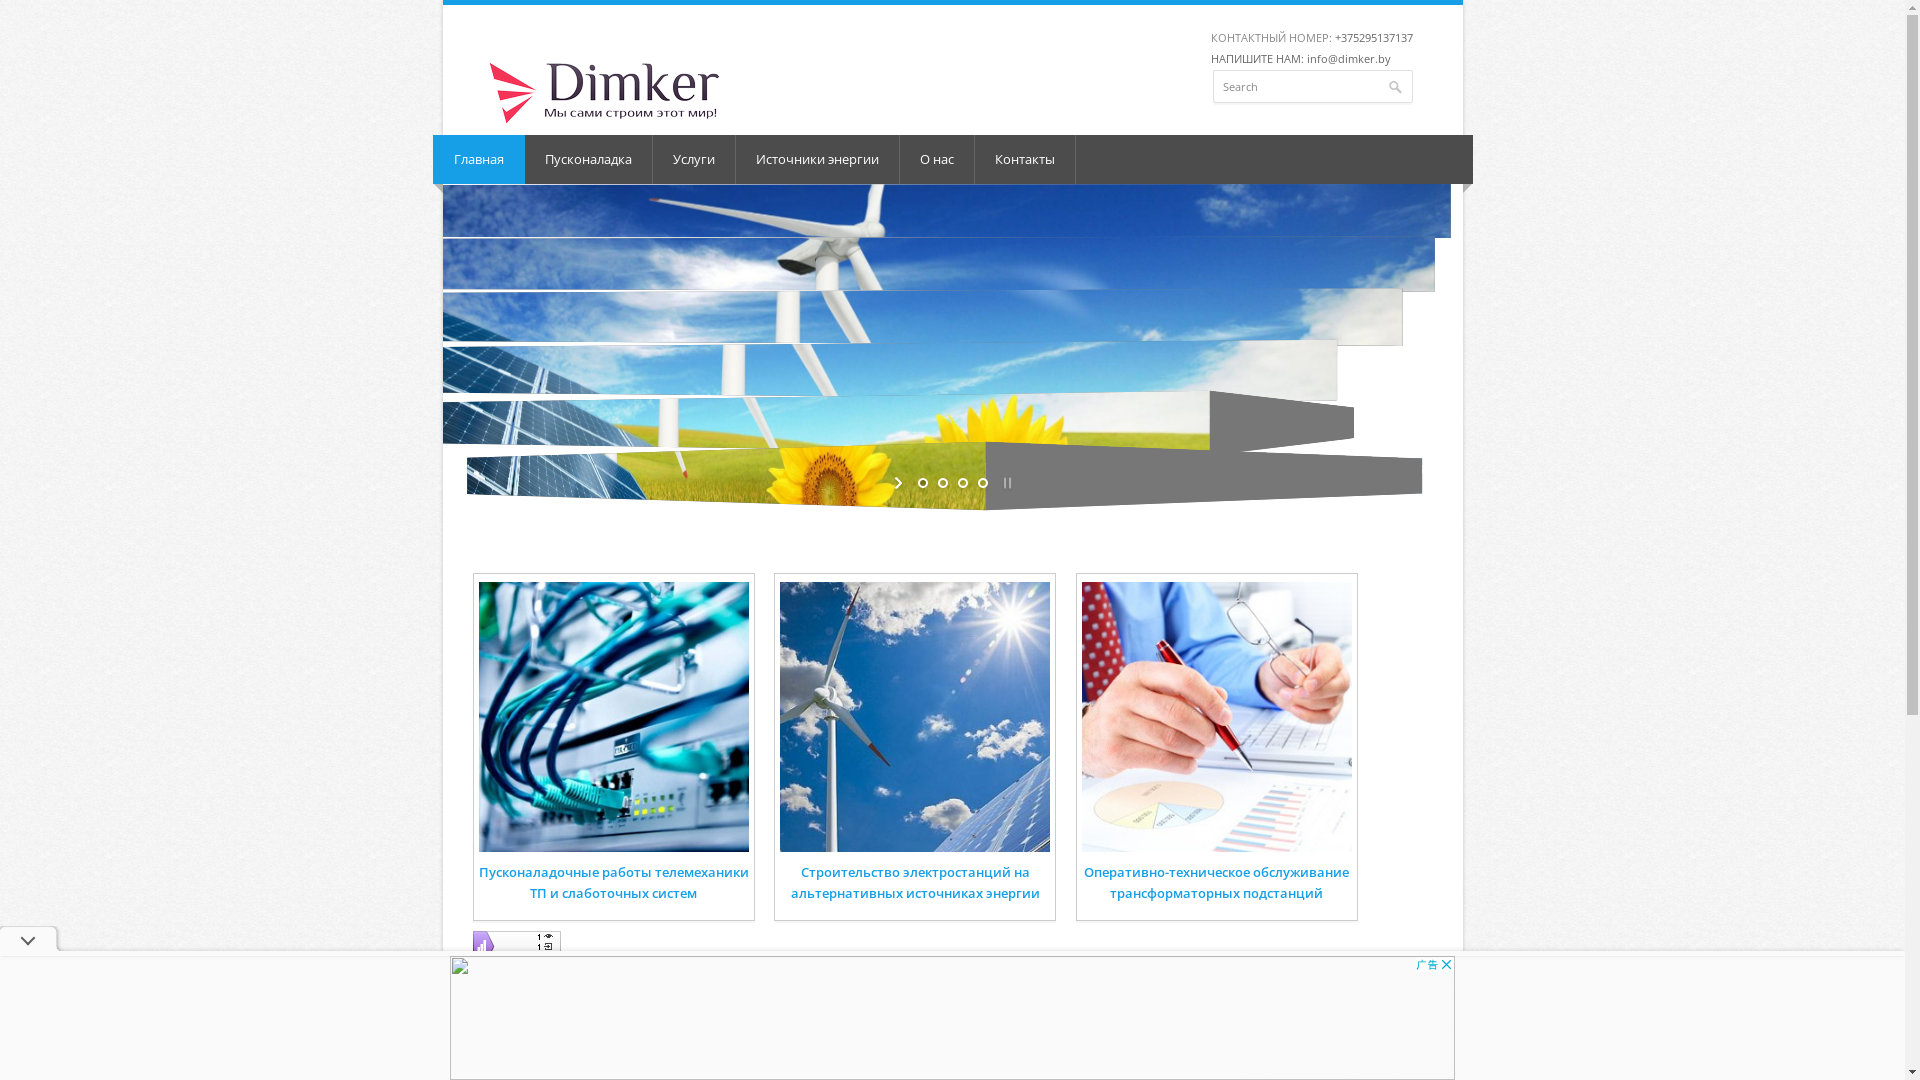 The width and height of the screenshot is (1920, 1080). What do you see at coordinates (1371, 37) in the screenshot?
I see `'+375295137137'` at bounding box center [1371, 37].